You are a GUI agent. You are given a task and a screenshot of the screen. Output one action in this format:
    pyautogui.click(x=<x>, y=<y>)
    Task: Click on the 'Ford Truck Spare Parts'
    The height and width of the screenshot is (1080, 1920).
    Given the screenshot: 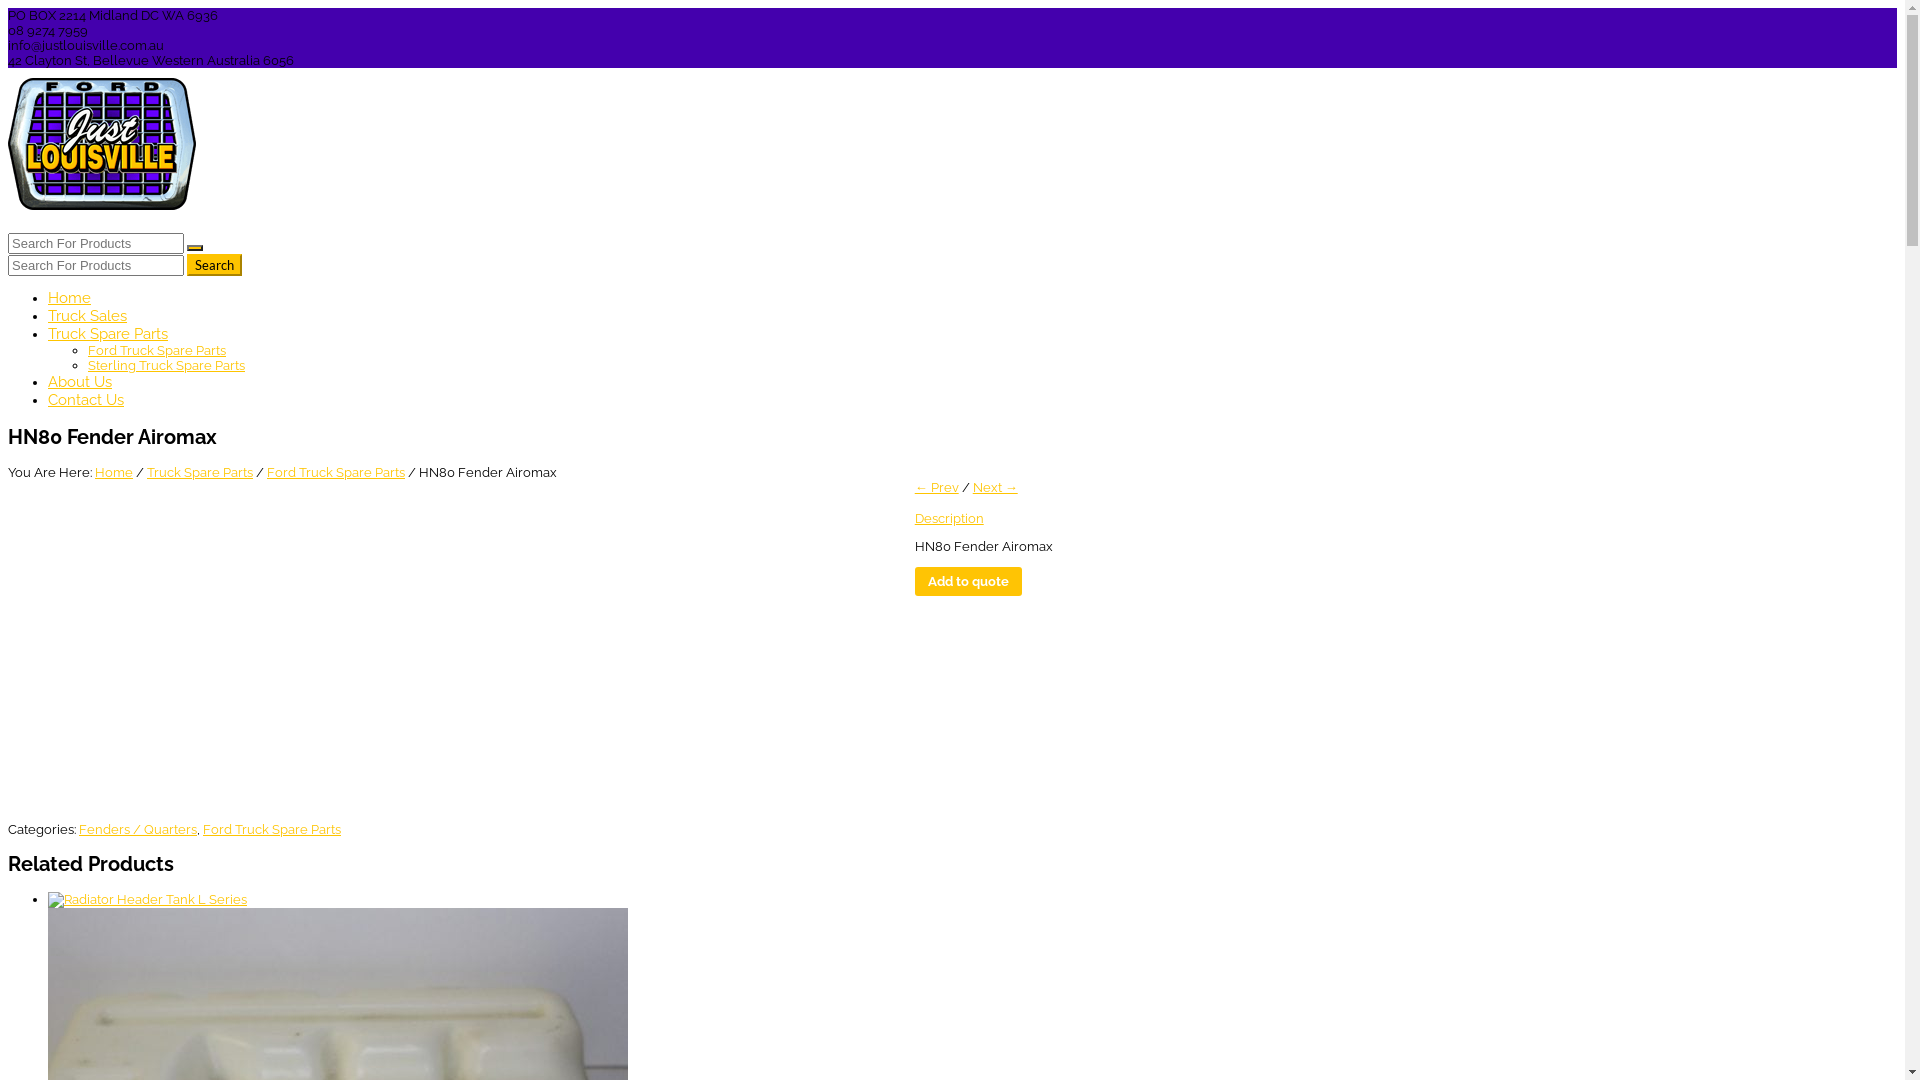 What is the action you would take?
    pyautogui.click(x=271, y=829)
    